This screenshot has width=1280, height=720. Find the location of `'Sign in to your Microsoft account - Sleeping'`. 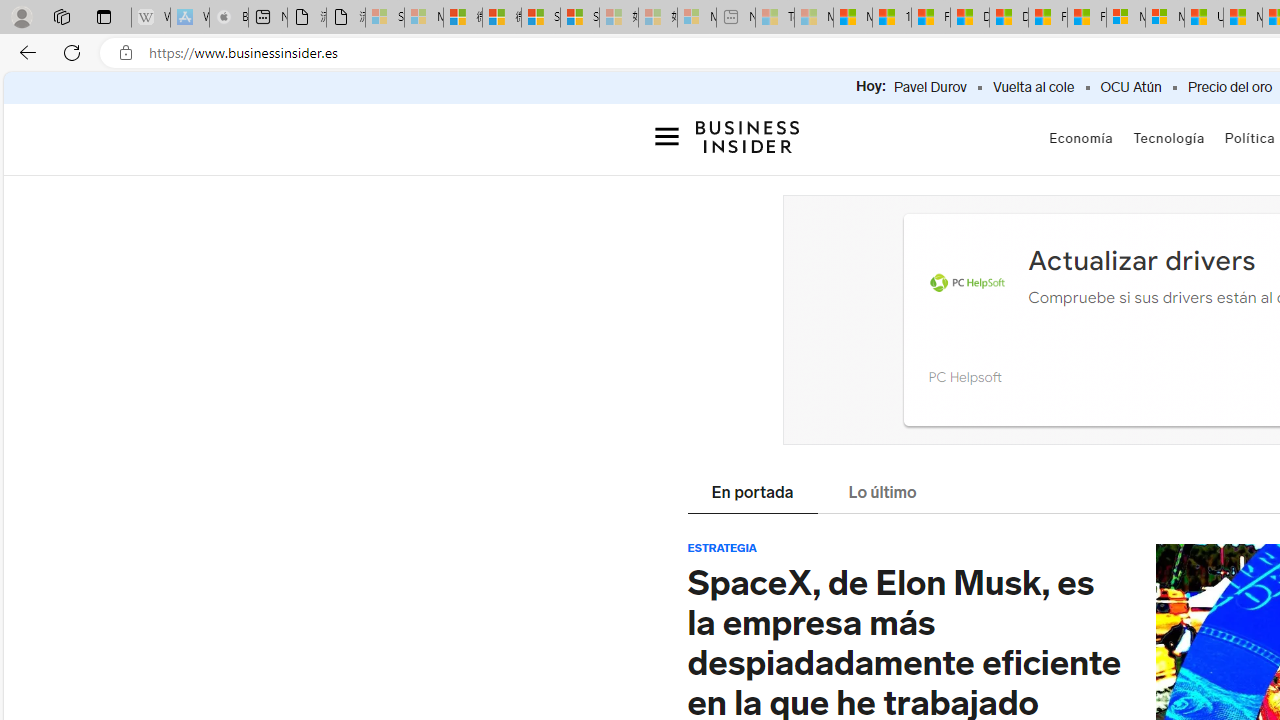

'Sign in to your Microsoft account - Sleeping' is located at coordinates (385, 17).